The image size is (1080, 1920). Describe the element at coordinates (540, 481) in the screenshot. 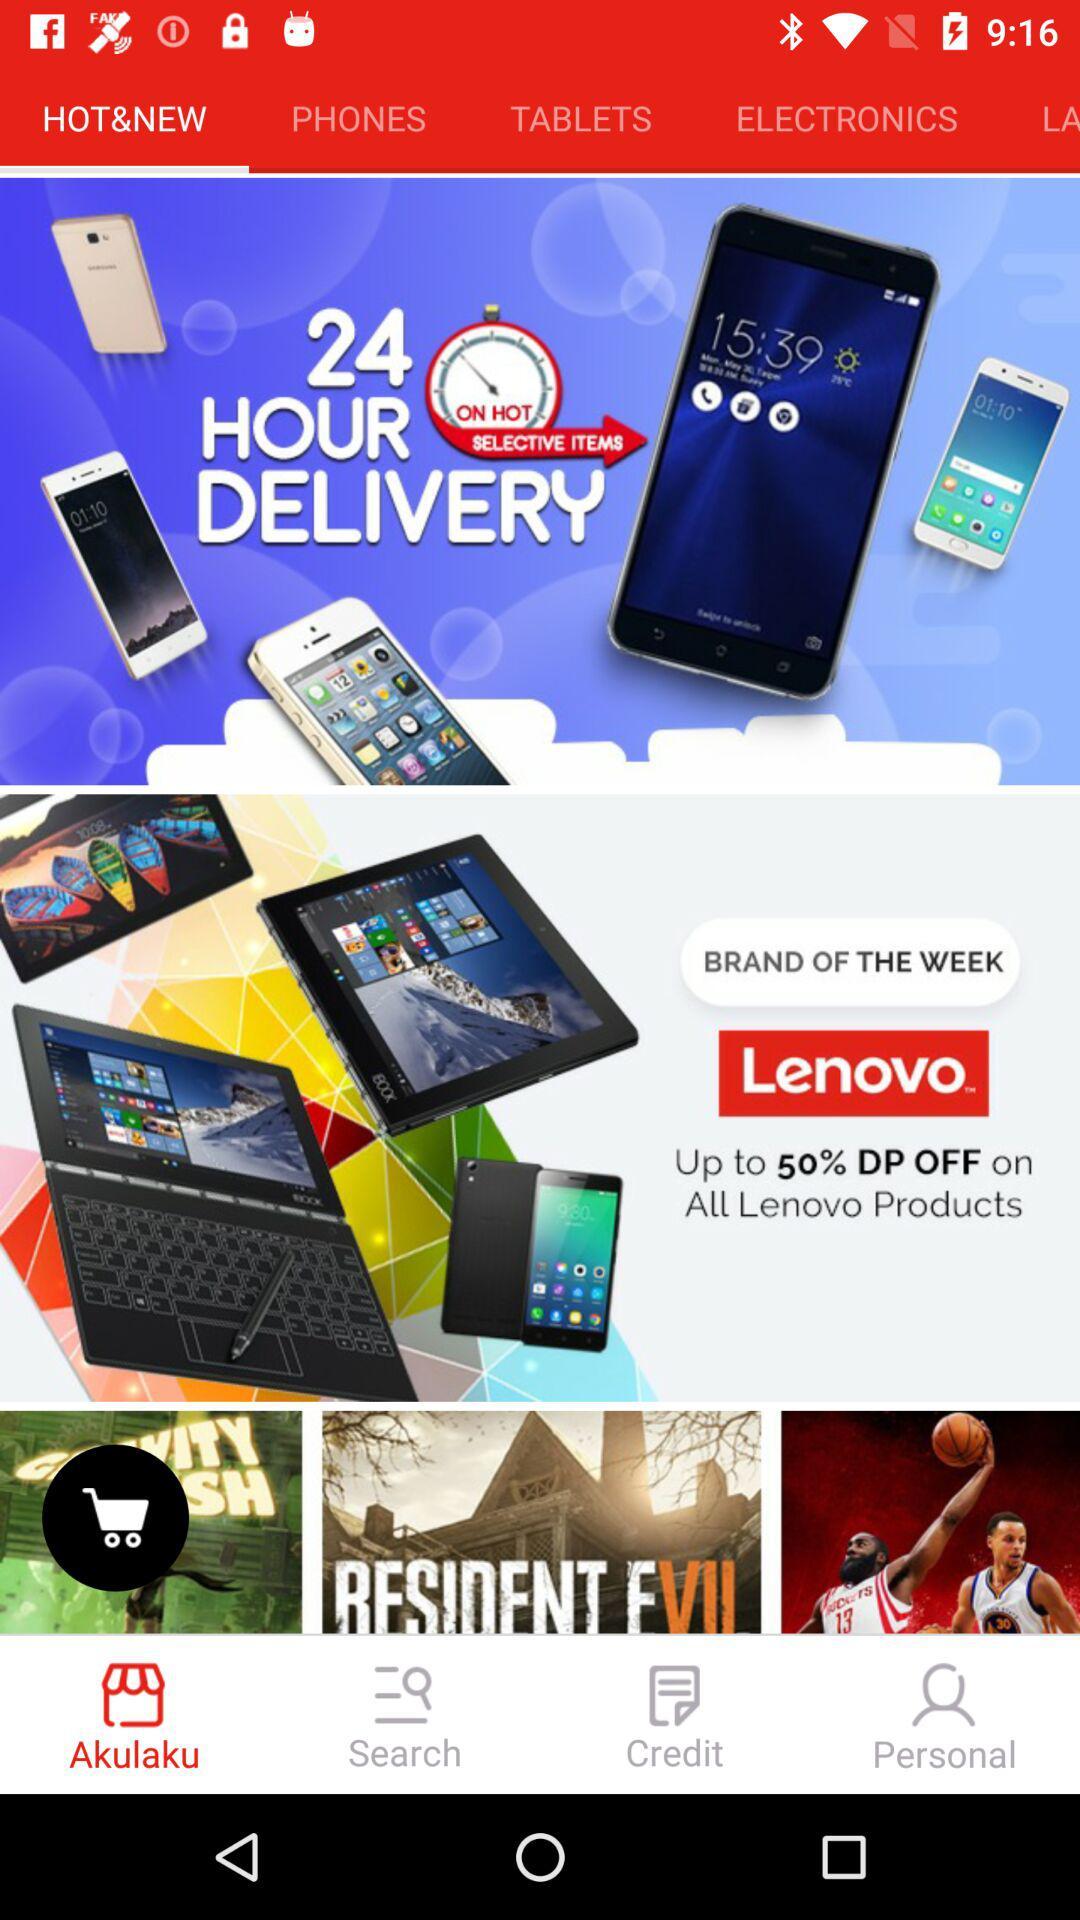

I see `24 hour delivery on selective items` at that location.